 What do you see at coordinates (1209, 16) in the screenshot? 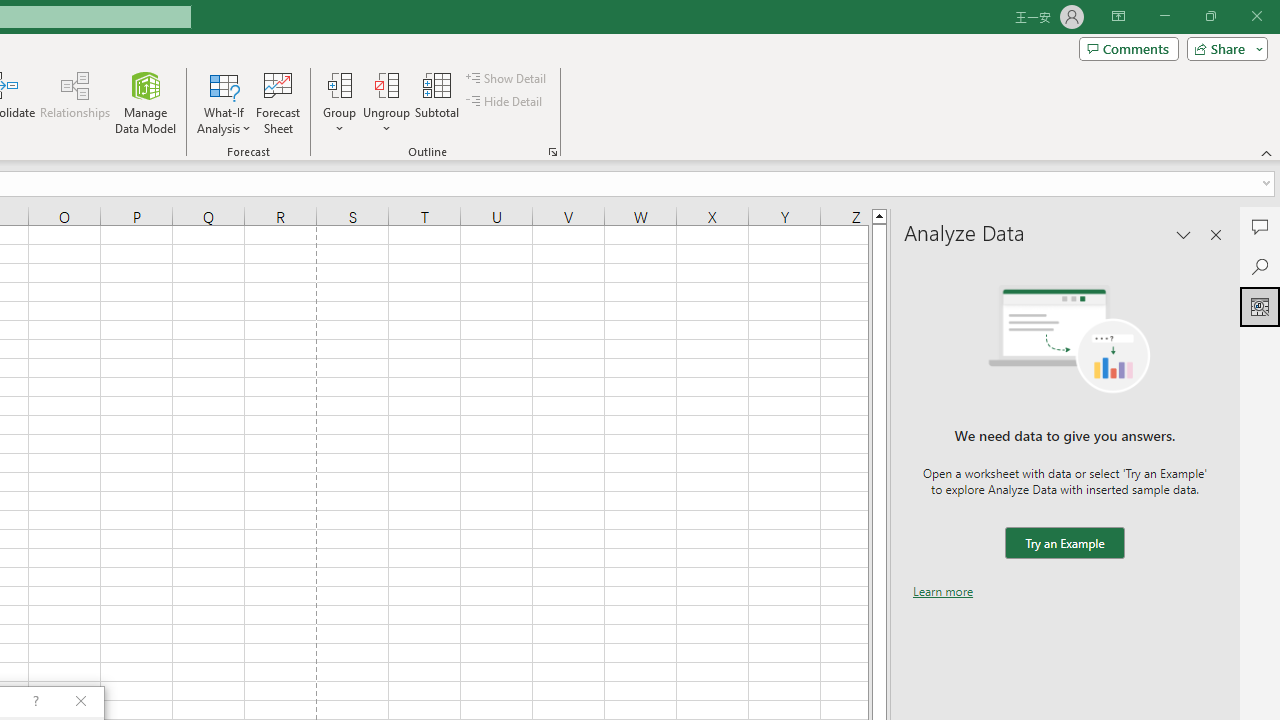
I see `'Restore Down'` at bounding box center [1209, 16].